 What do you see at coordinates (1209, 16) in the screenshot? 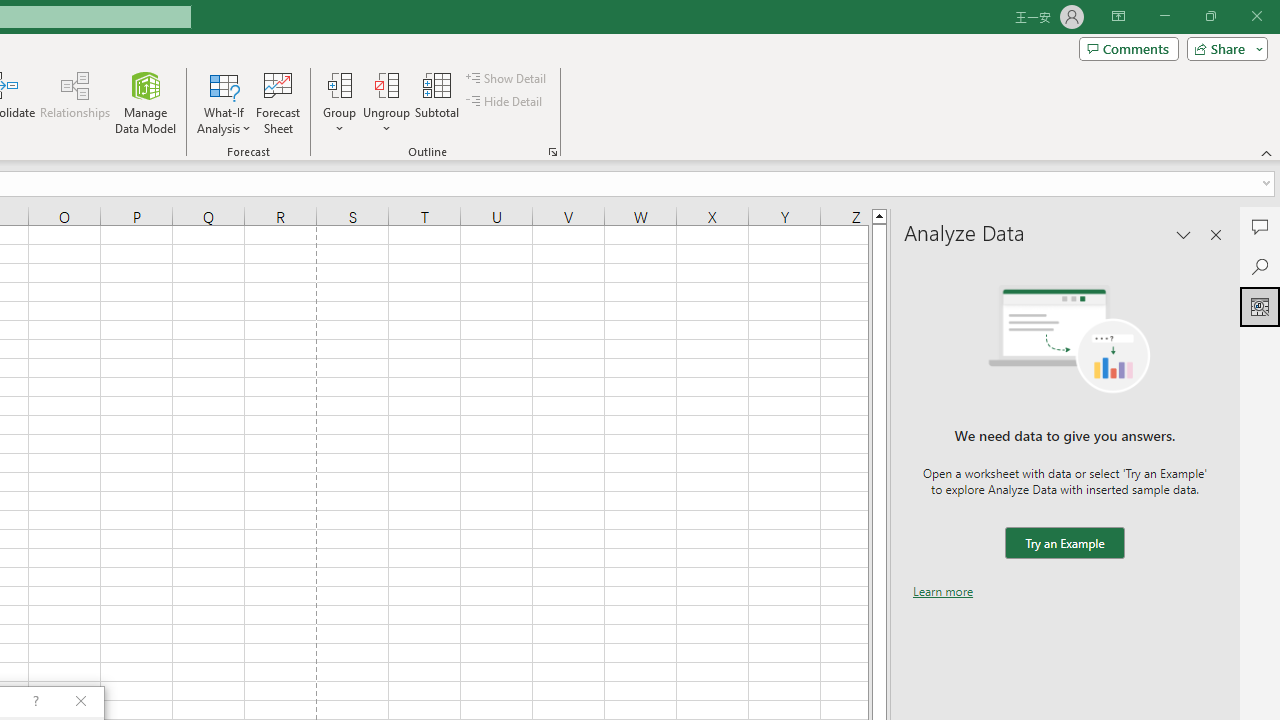
I see `'Restore Down'` at bounding box center [1209, 16].